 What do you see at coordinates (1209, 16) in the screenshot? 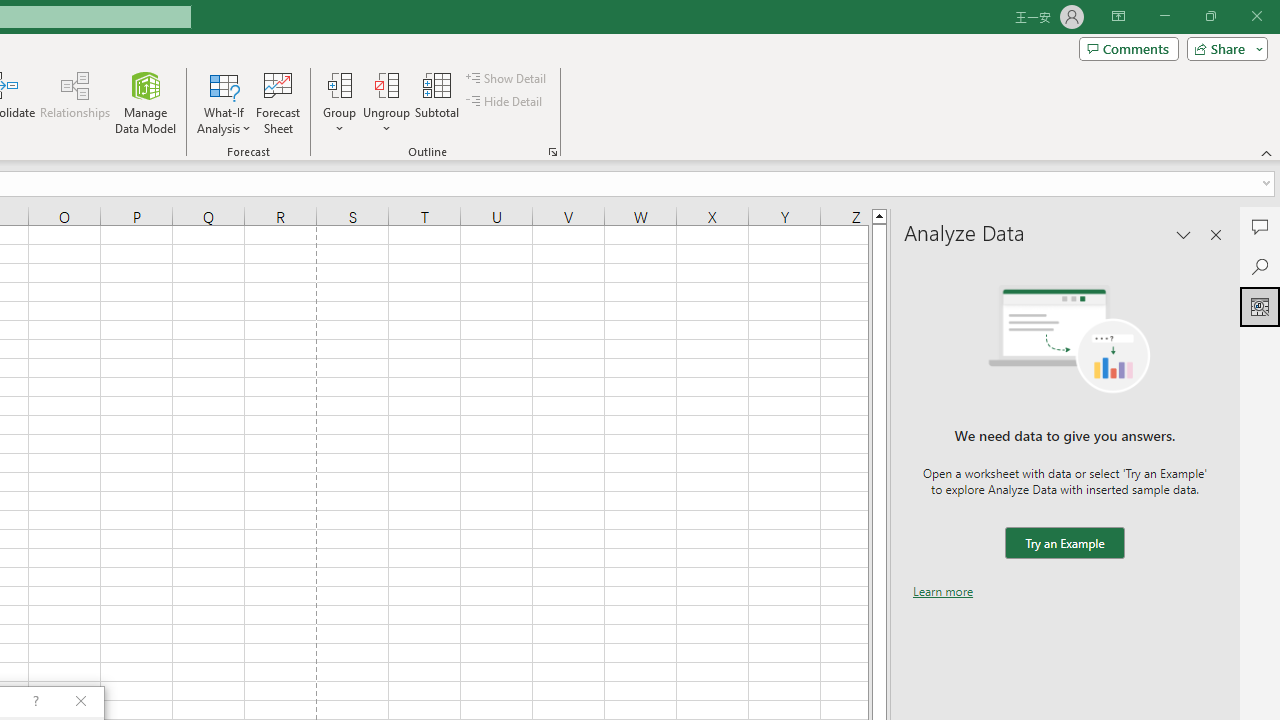
I see `'Restore Down'` at bounding box center [1209, 16].